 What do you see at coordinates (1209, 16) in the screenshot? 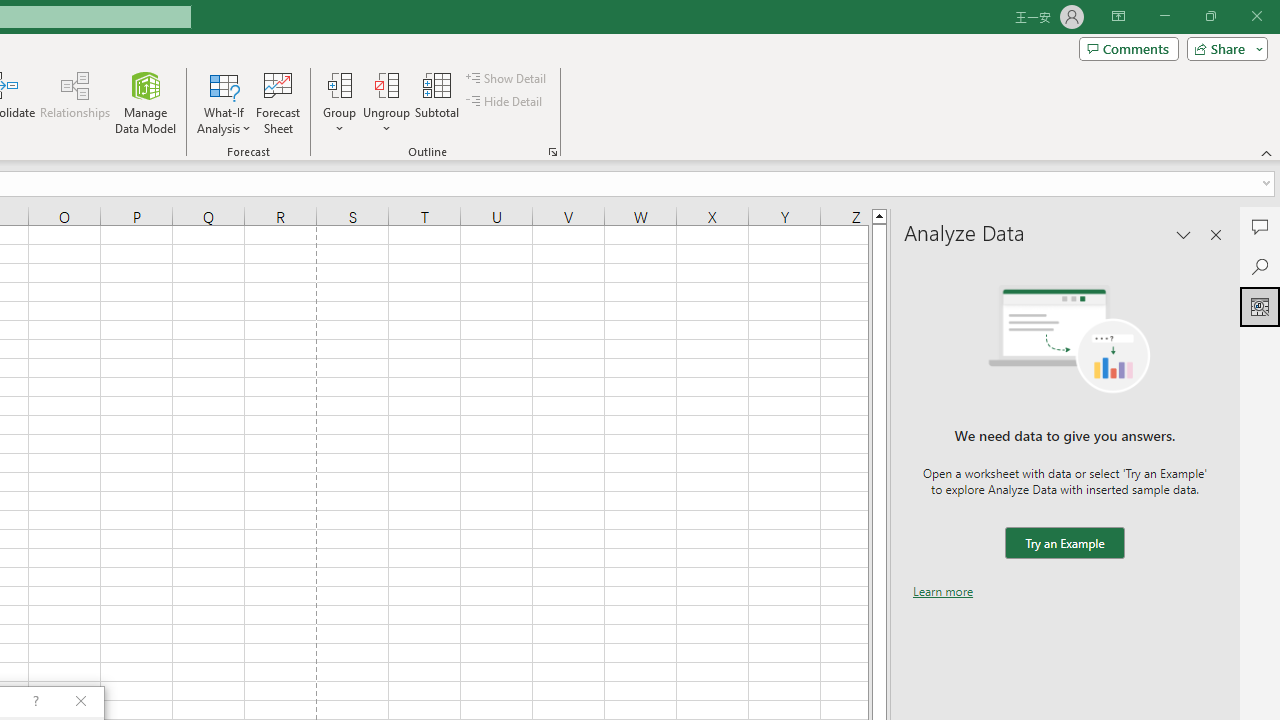
I see `'Restore Down'` at bounding box center [1209, 16].